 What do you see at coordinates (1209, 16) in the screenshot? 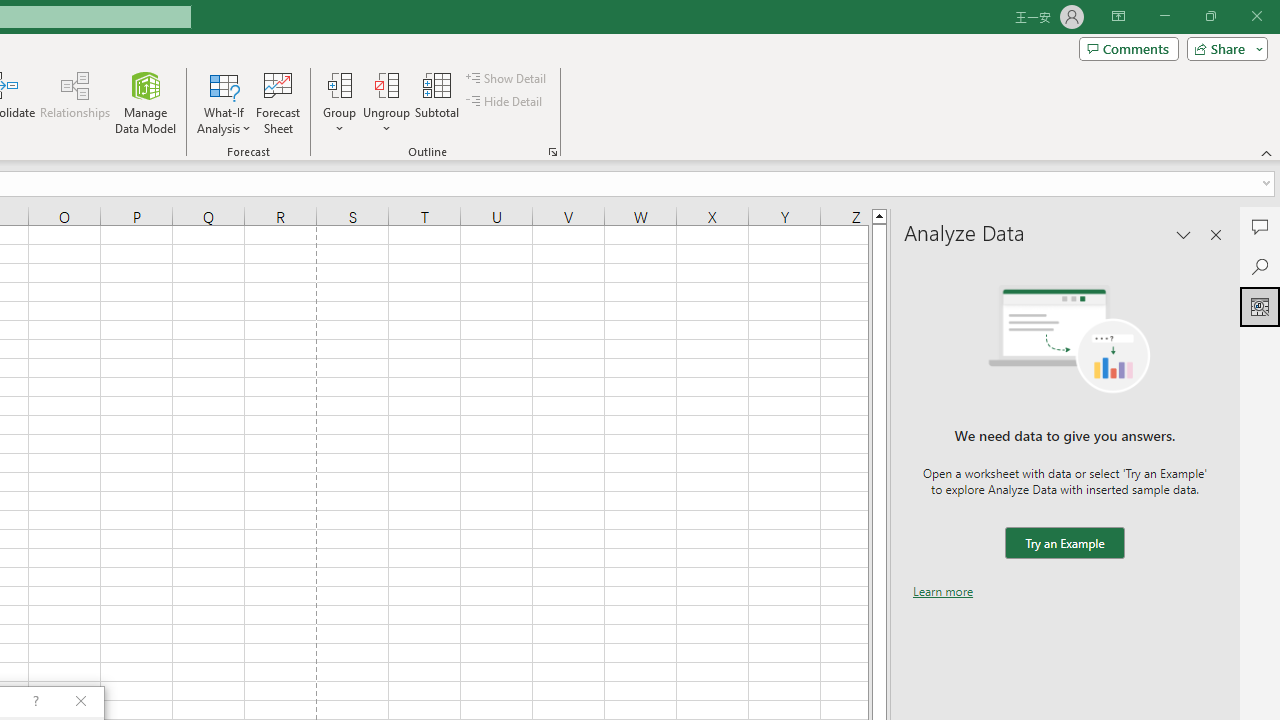
I see `'Restore Down'` at bounding box center [1209, 16].